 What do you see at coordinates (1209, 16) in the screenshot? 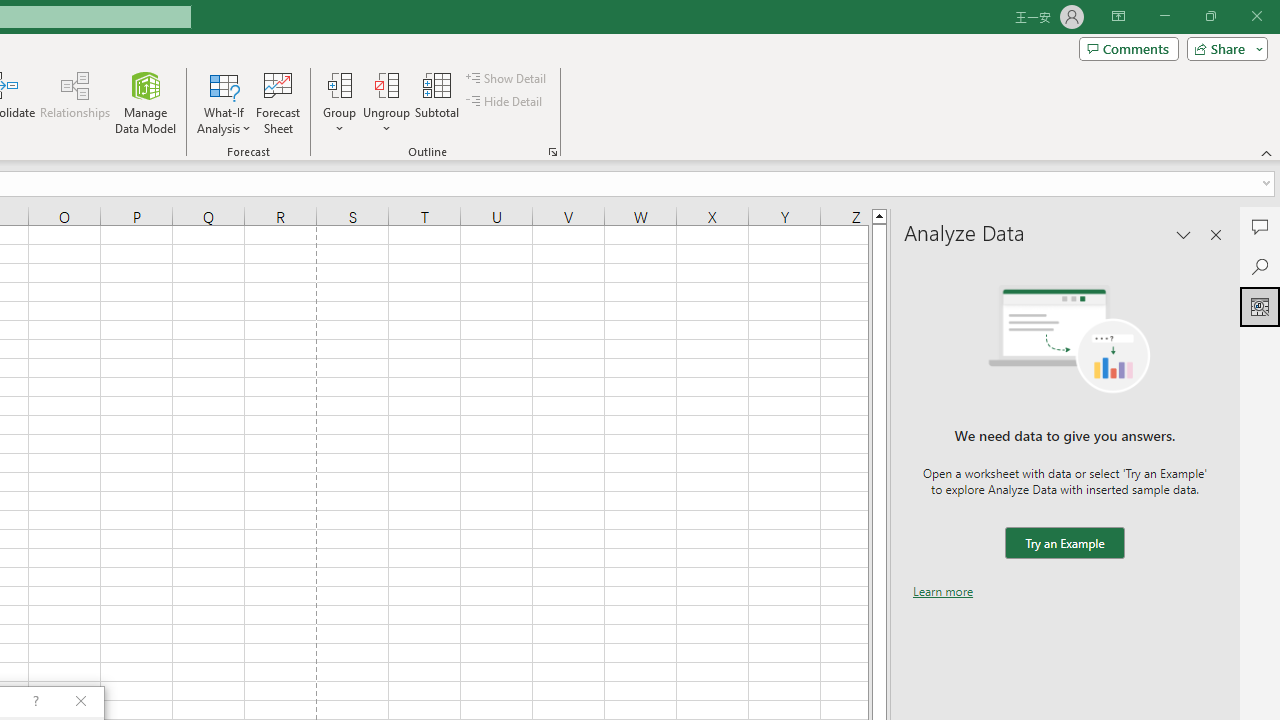
I see `'Restore Down'` at bounding box center [1209, 16].